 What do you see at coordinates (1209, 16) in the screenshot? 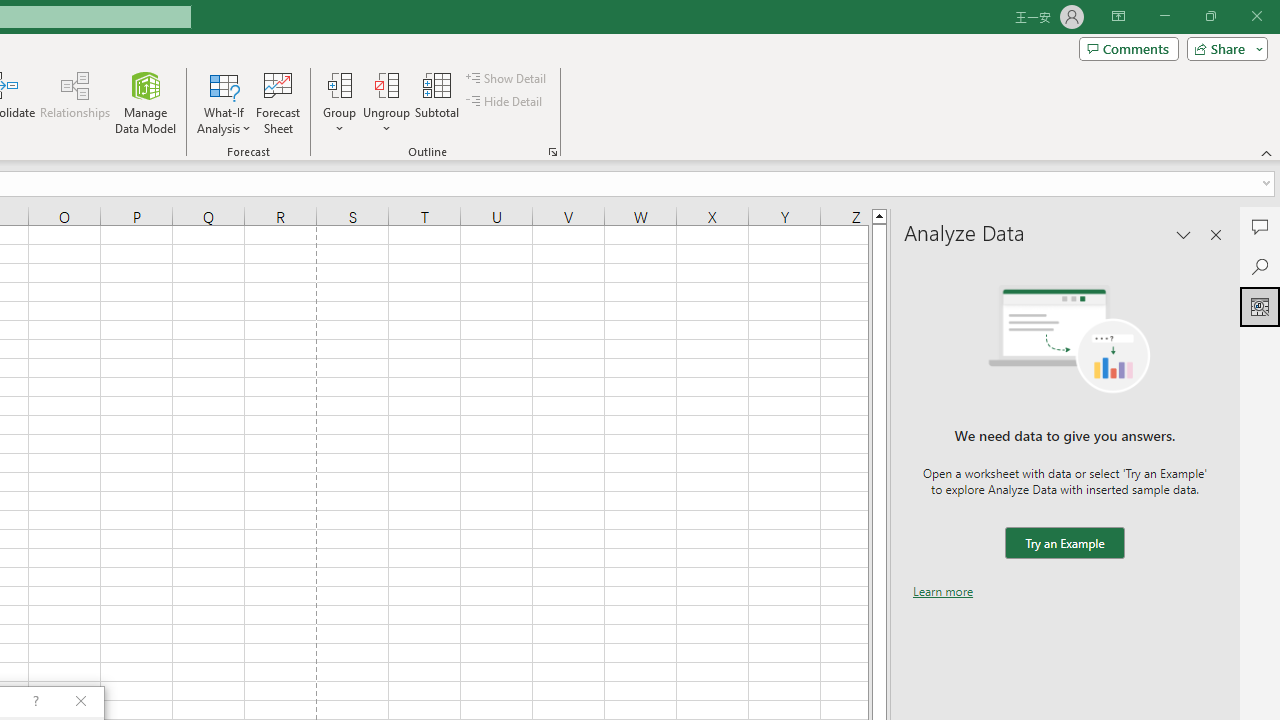
I see `'Restore Down'` at bounding box center [1209, 16].